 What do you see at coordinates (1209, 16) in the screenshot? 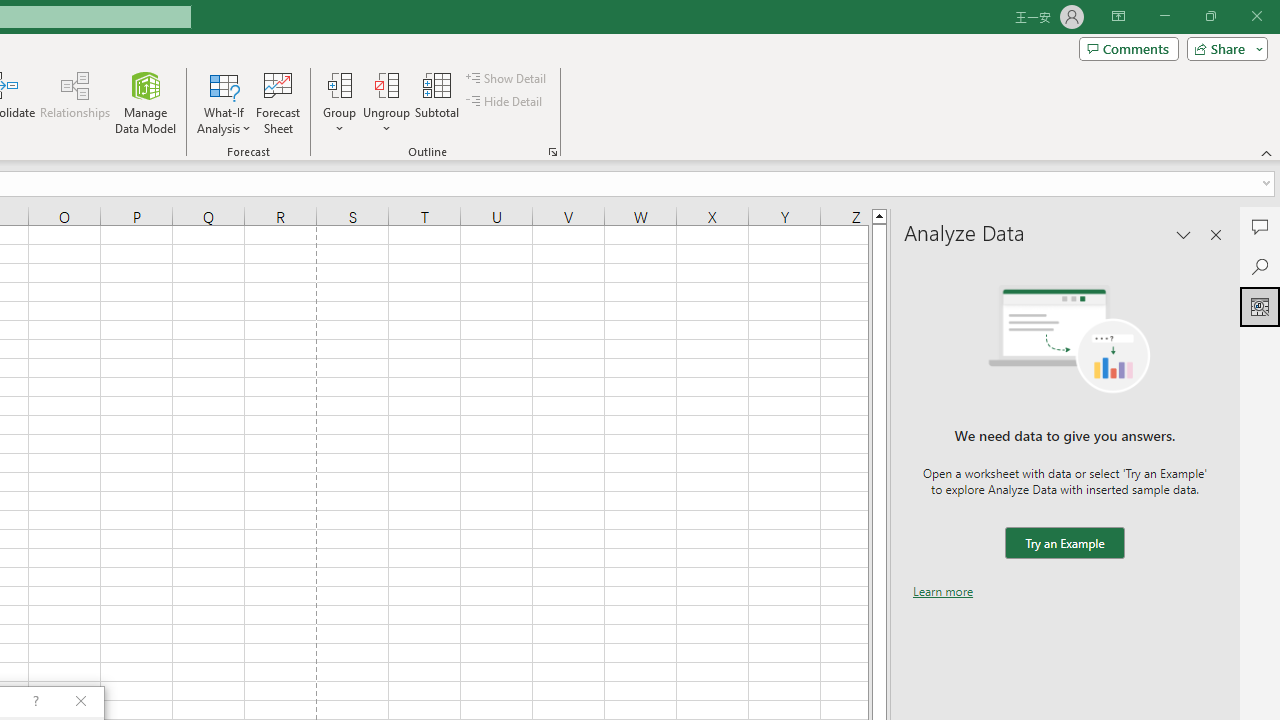
I see `'Restore Down'` at bounding box center [1209, 16].